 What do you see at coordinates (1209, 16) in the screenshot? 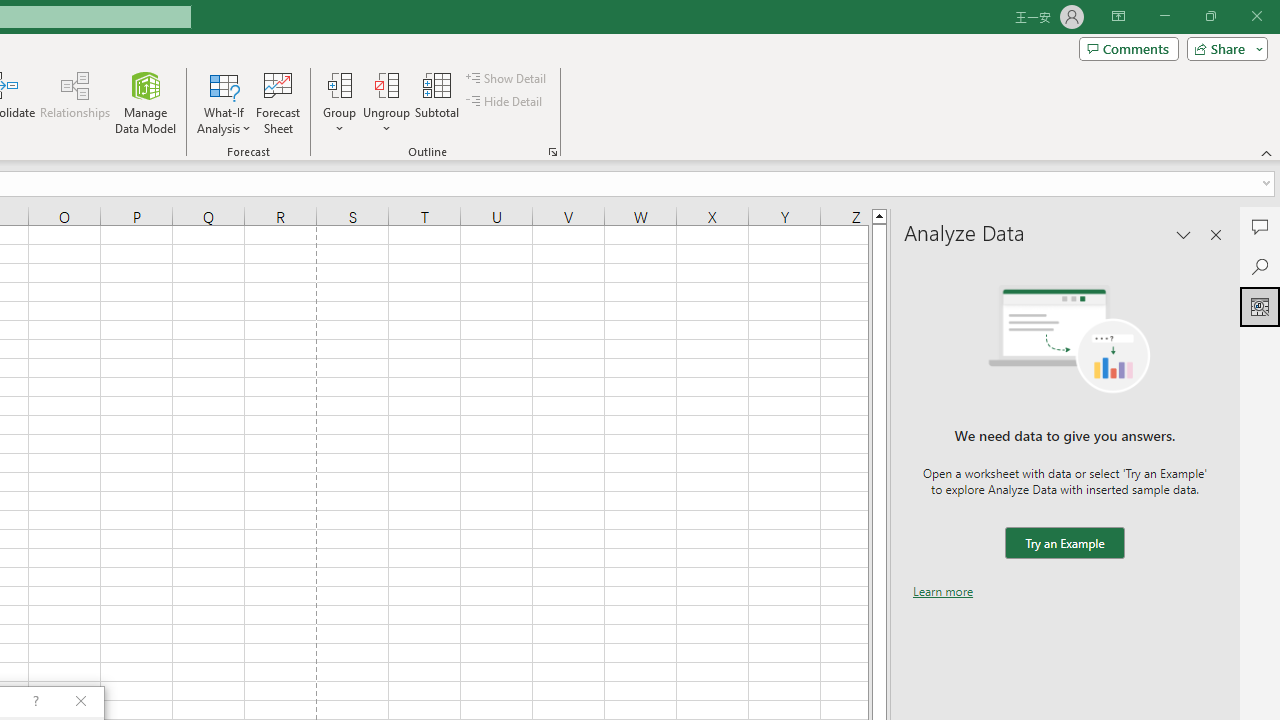
I see `'Restore Down'` at bounding box center [1209, 16].